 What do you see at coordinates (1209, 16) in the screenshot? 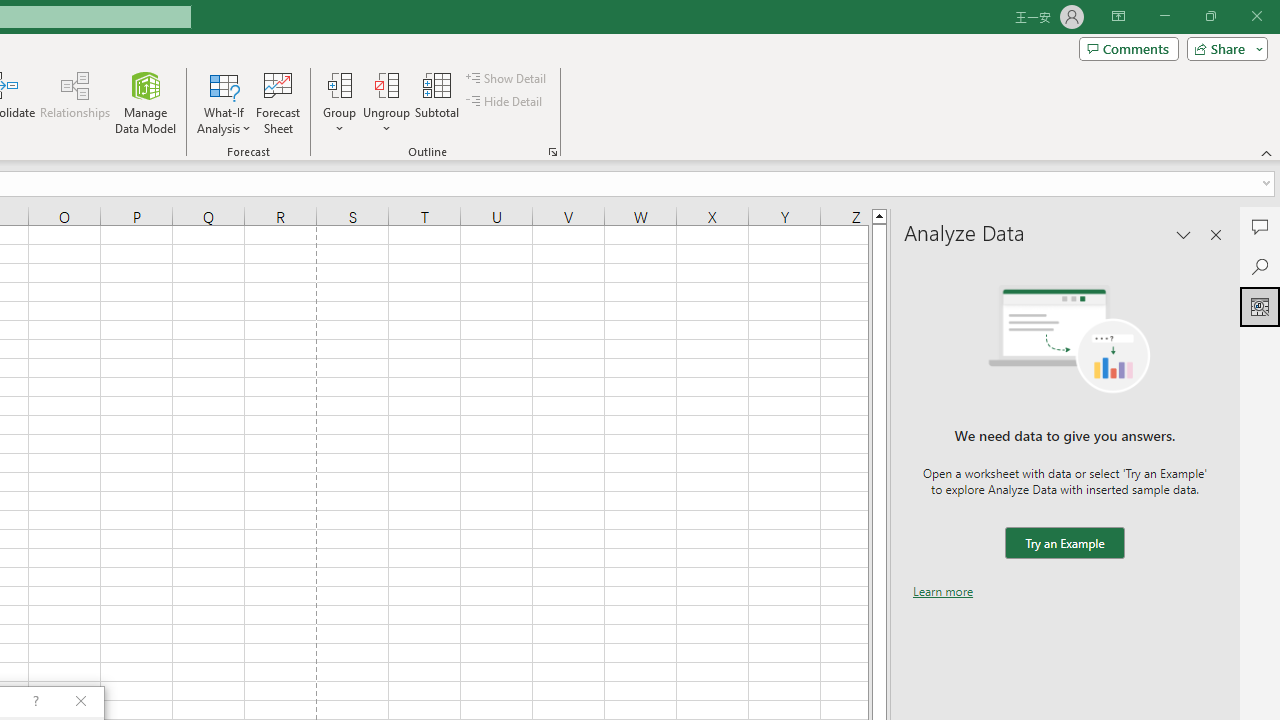
I see `'Restore Down'` at bounding box center [1209, 16].